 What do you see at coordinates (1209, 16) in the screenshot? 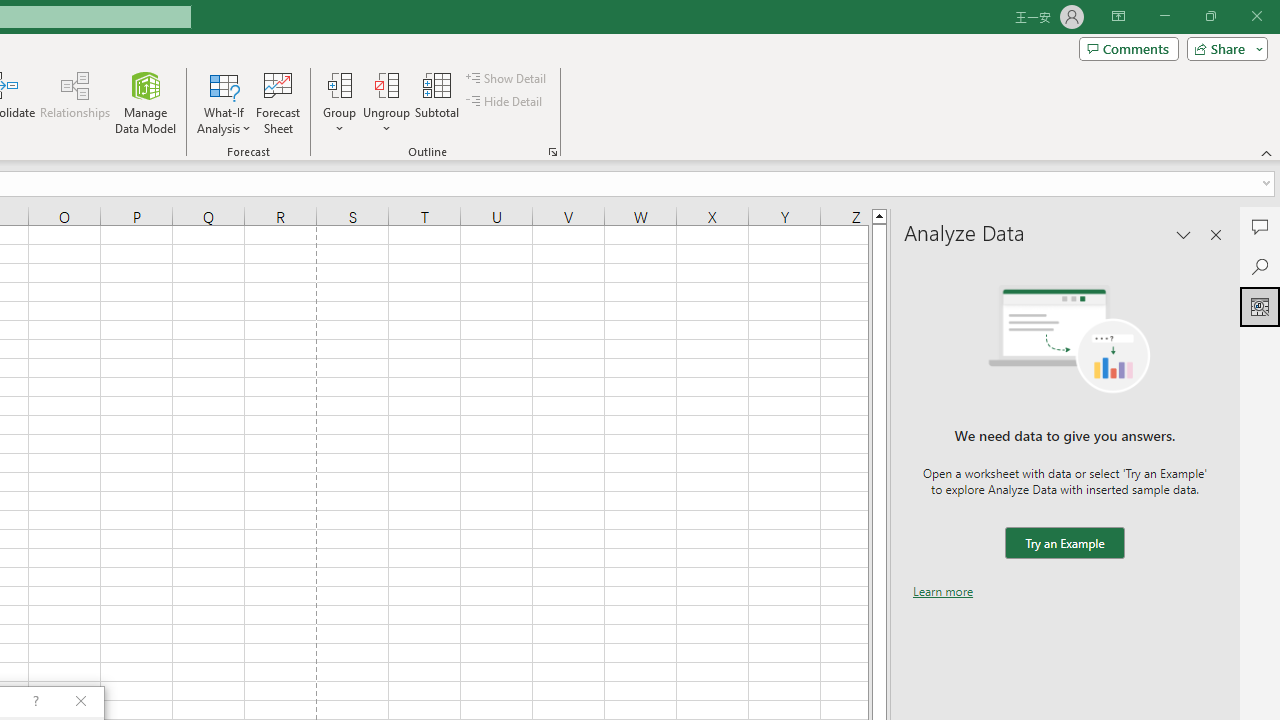
I see `'Restore Down'` at bounding box center [1209, 16].